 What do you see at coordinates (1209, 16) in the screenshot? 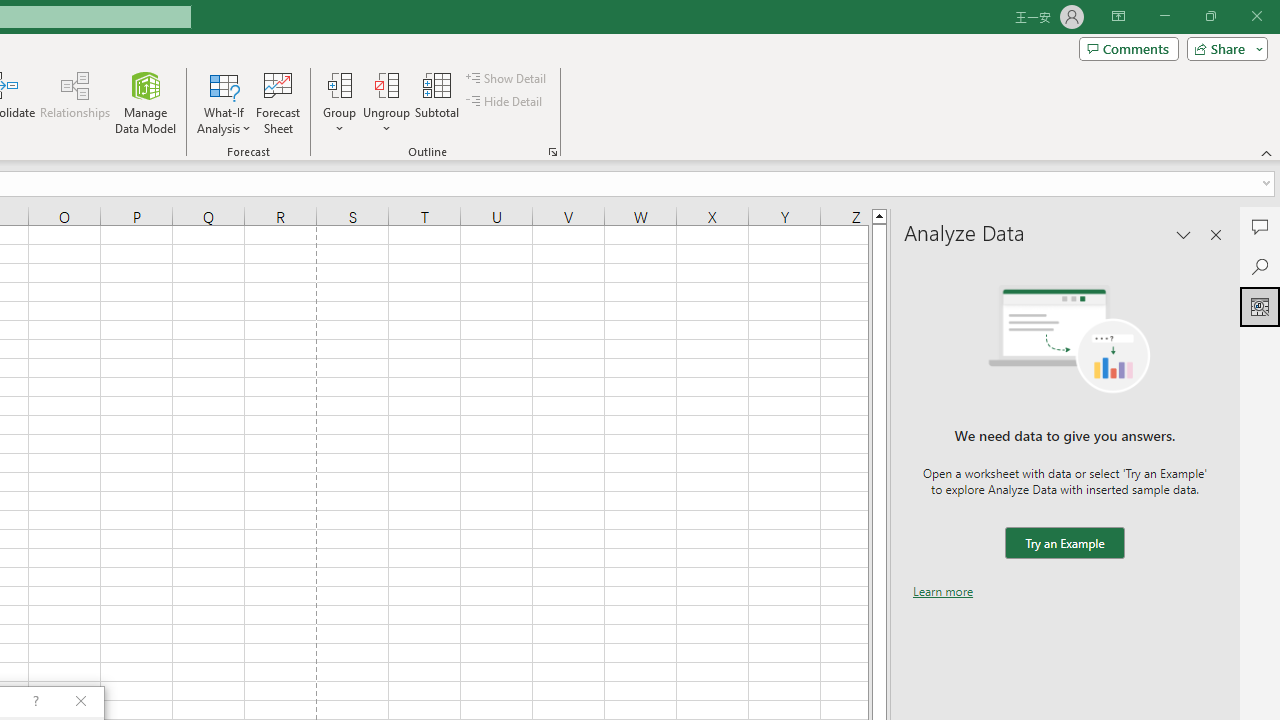
I see `'Restore Down'` at bounding box center [1209, 16].